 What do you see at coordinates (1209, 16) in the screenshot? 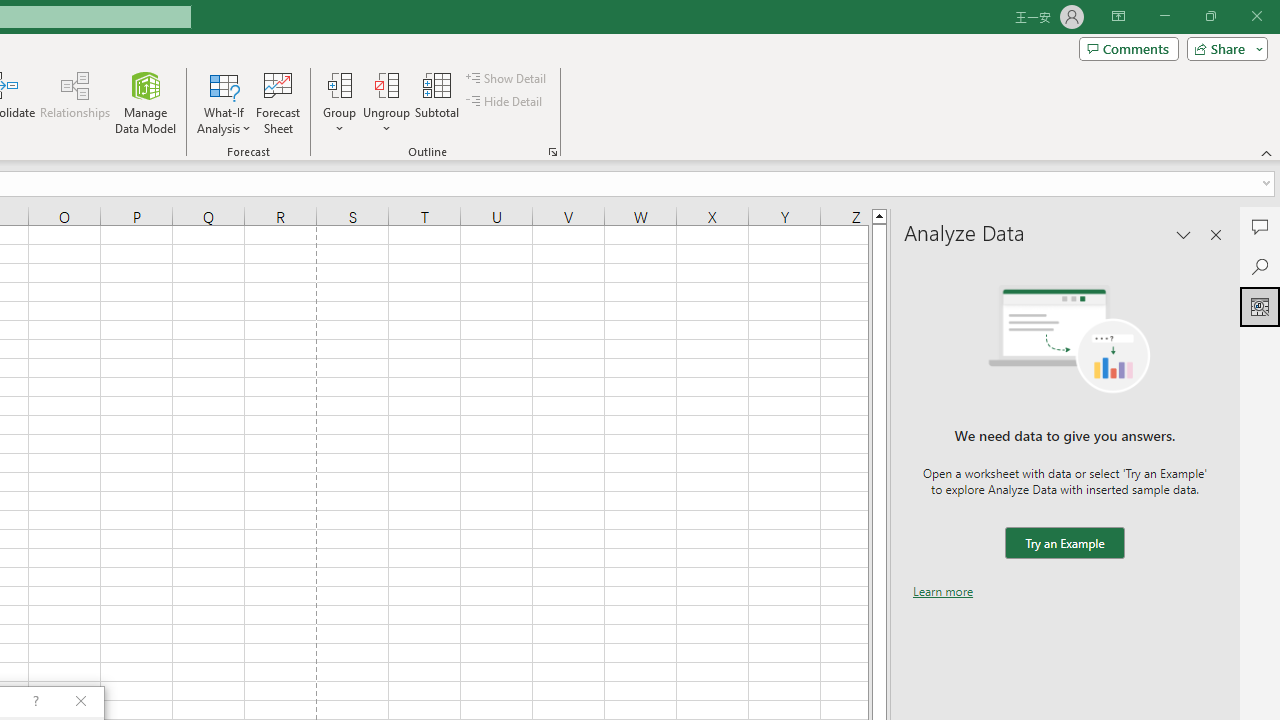
I see `'Restore Down'` at bounding box center [1209, 16].